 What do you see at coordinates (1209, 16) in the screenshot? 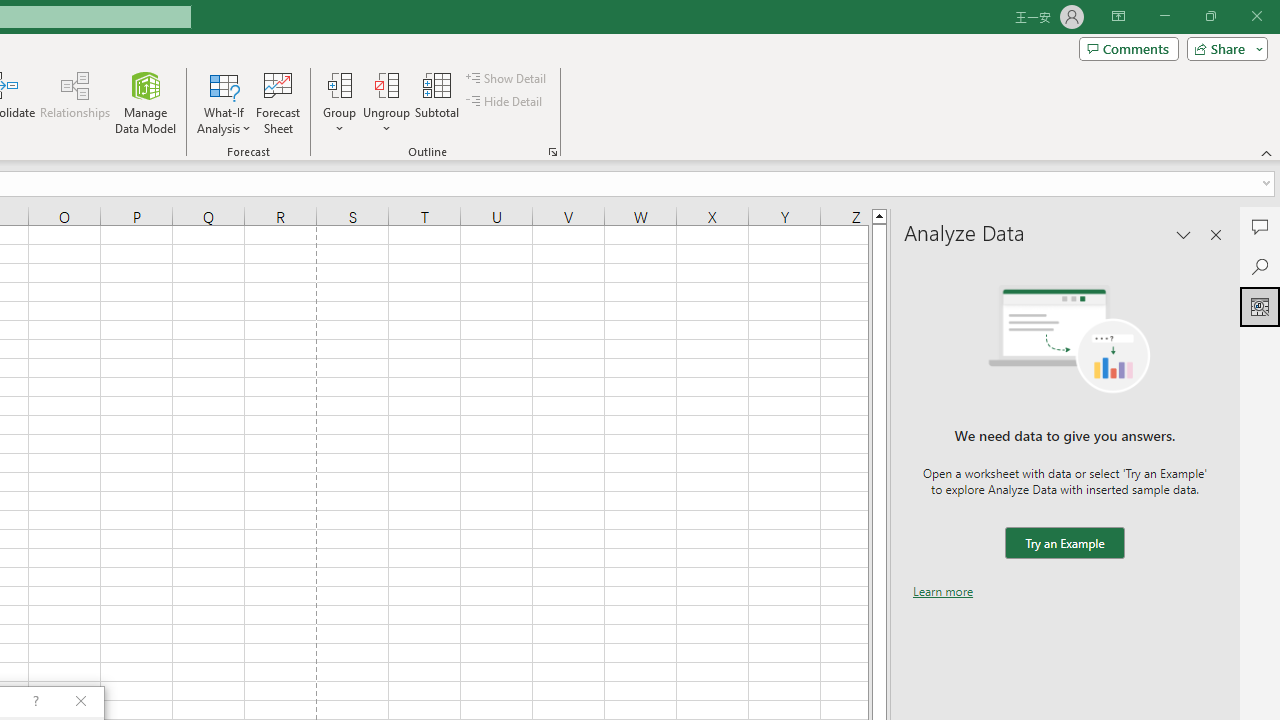
I see `'Restore Down'` at bounding box center [1209, 16].